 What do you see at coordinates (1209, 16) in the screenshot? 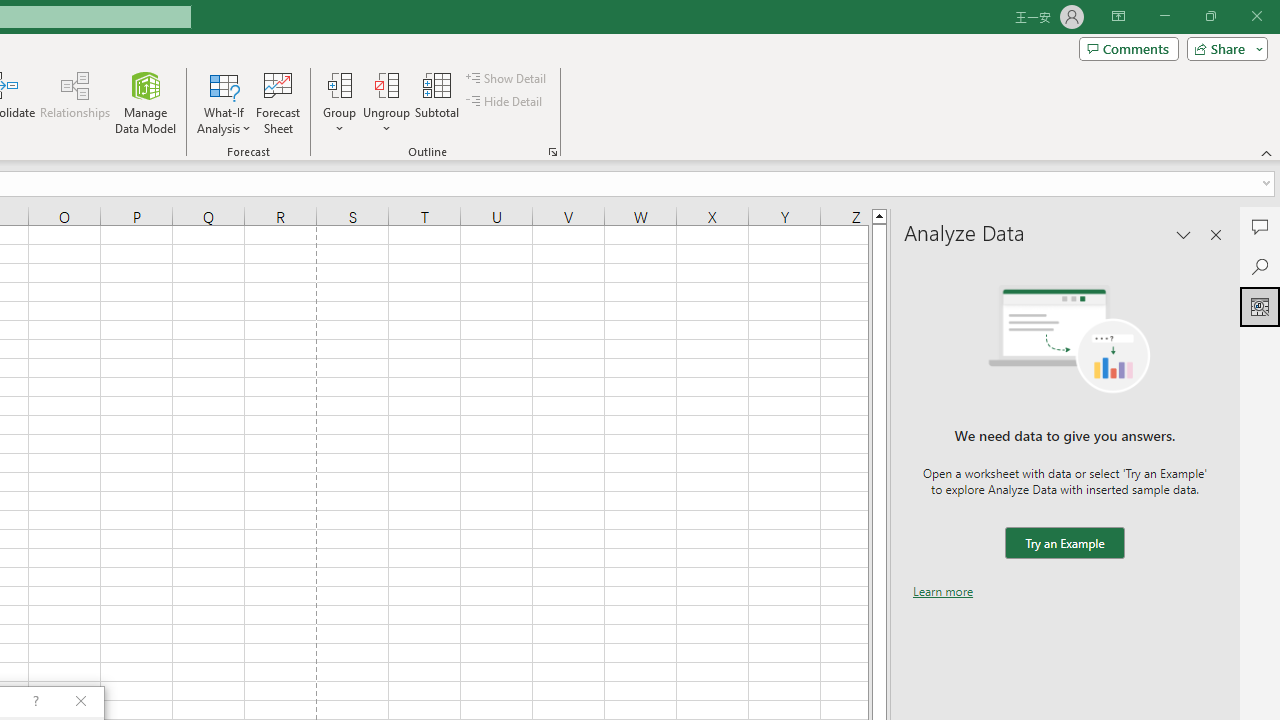
I see `'Restore Down'` at bounding box center [1209, 16].